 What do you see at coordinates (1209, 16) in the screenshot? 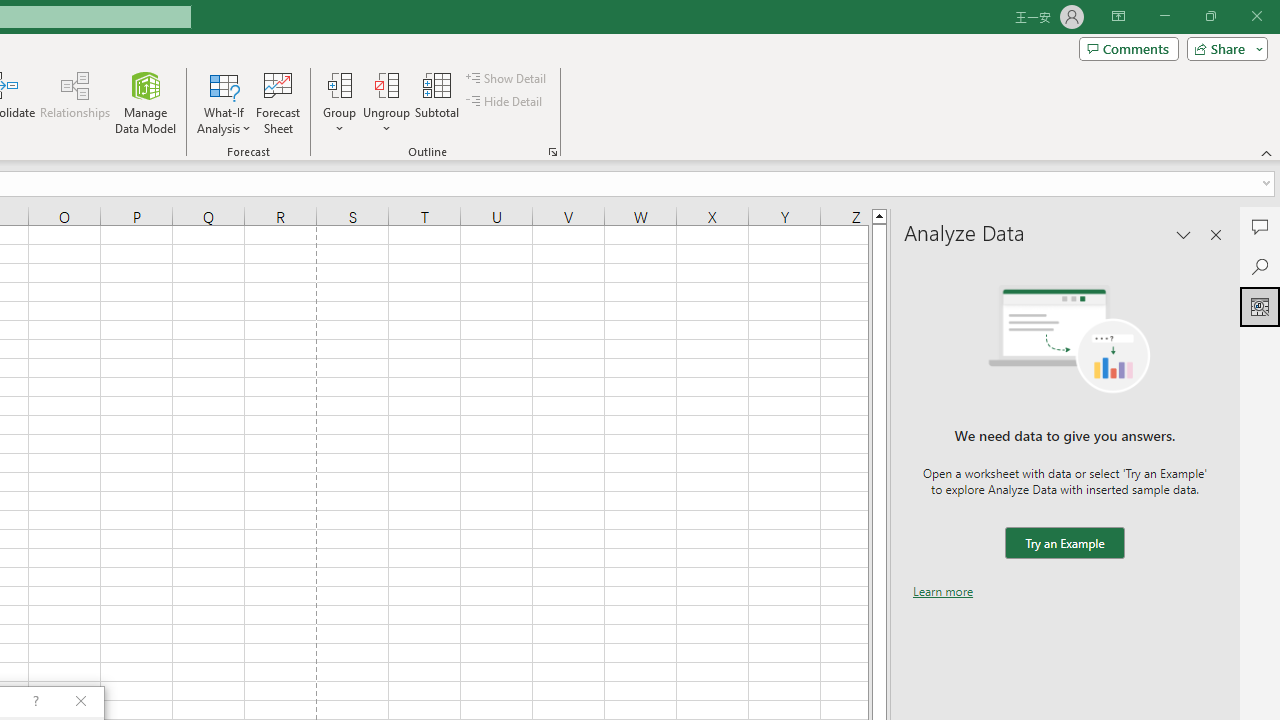
I see `'Restore Down'` at bounding box center [1209, 16].